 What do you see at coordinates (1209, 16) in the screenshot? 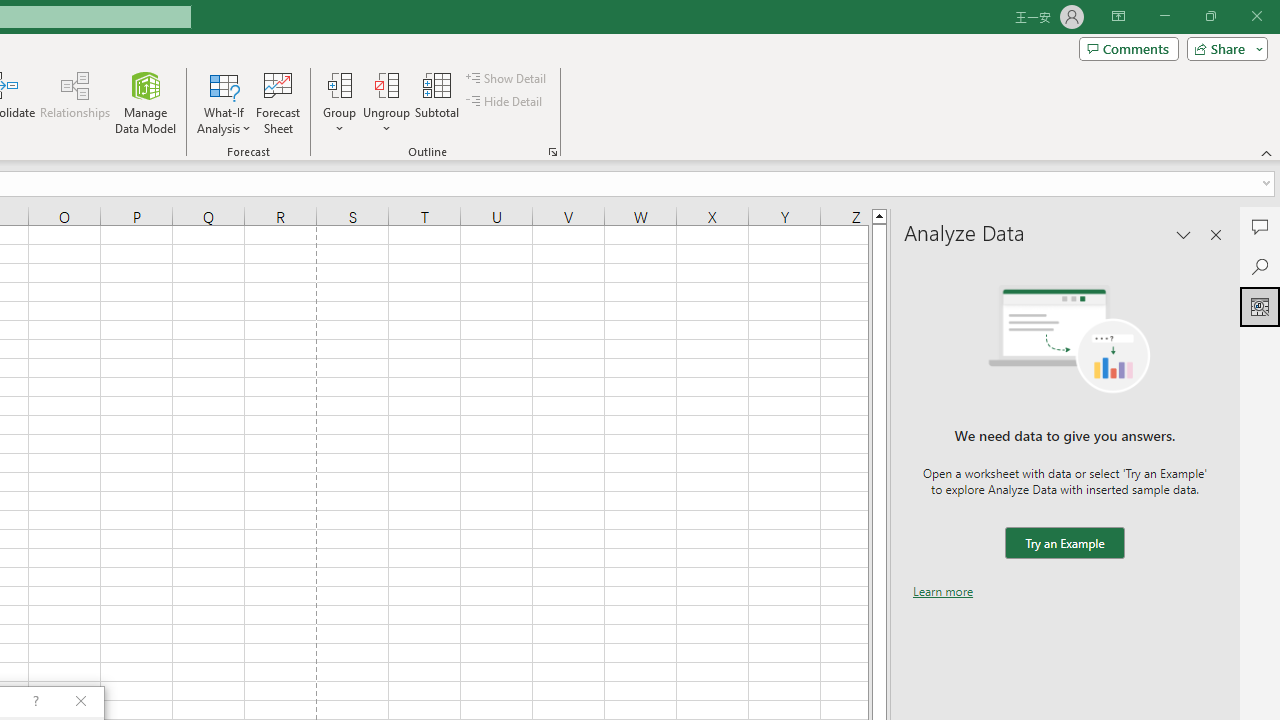
I see `'Restore Down'` at bounding box center [1209, 16].